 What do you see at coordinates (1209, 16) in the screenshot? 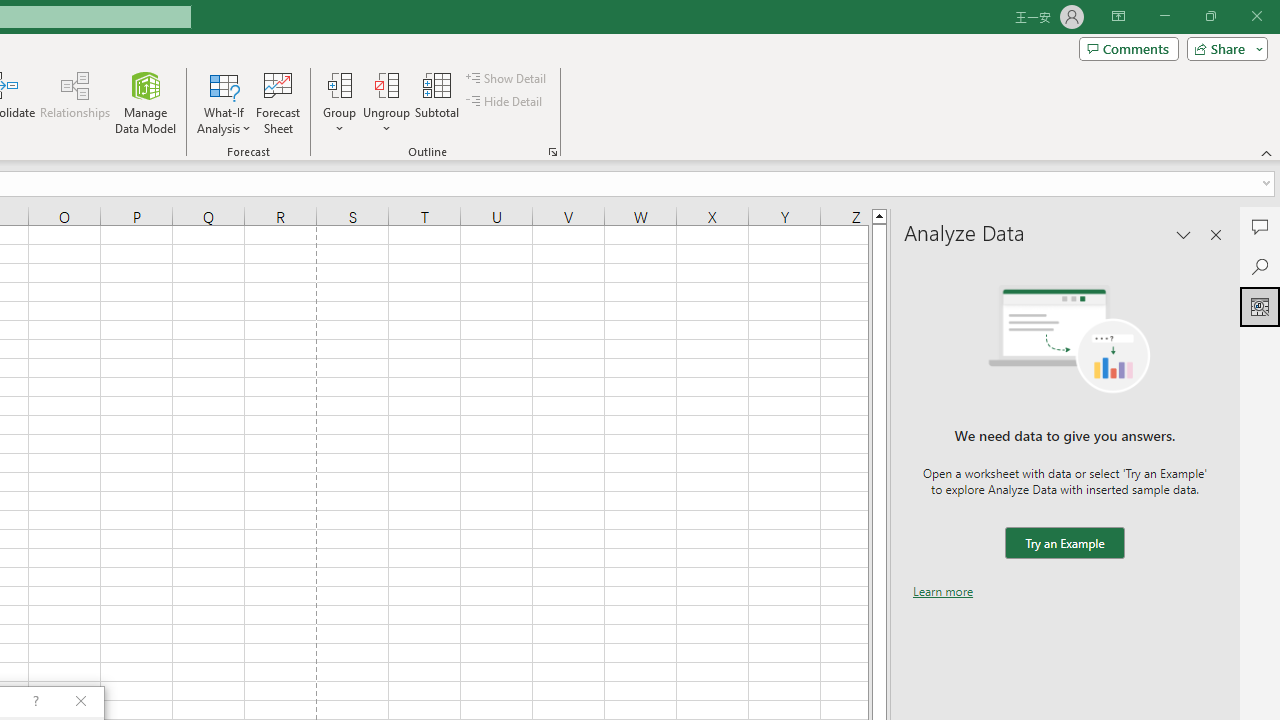
I see `'Restore Down'` at bounding box center [1209, 16].